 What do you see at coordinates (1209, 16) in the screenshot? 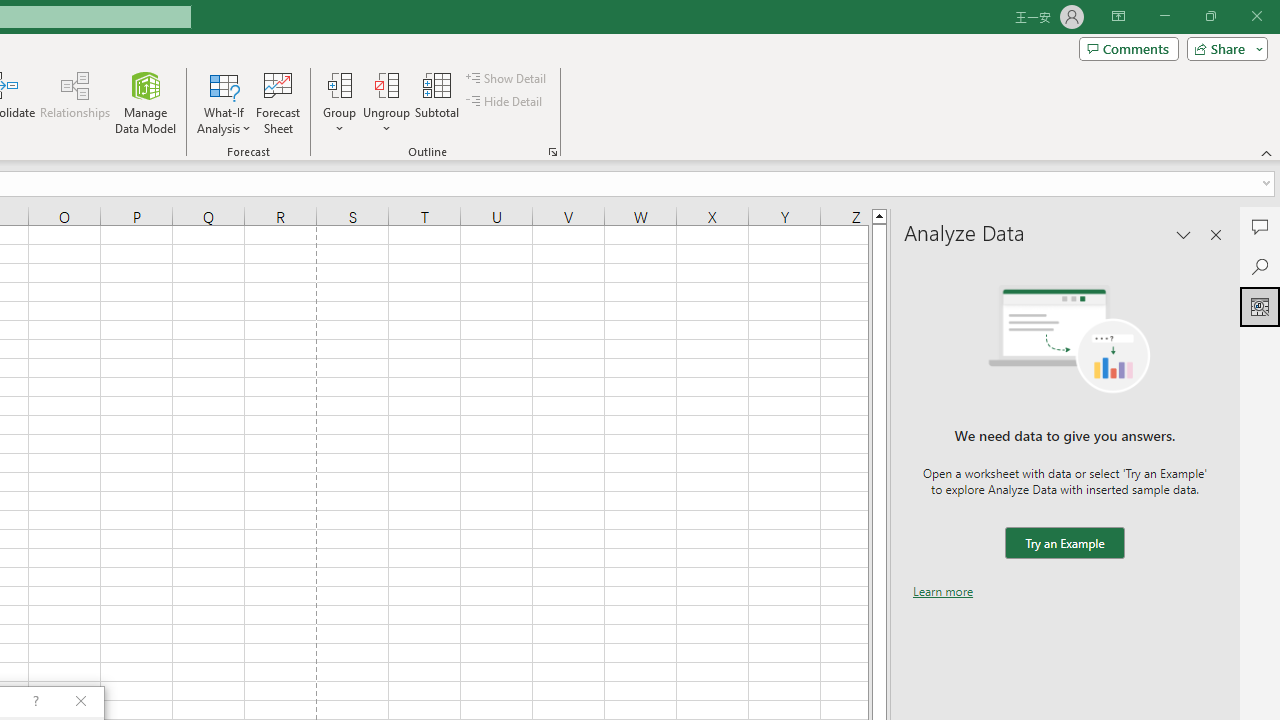
I see `'Restore Down'` at bounding box center [1209, 16].